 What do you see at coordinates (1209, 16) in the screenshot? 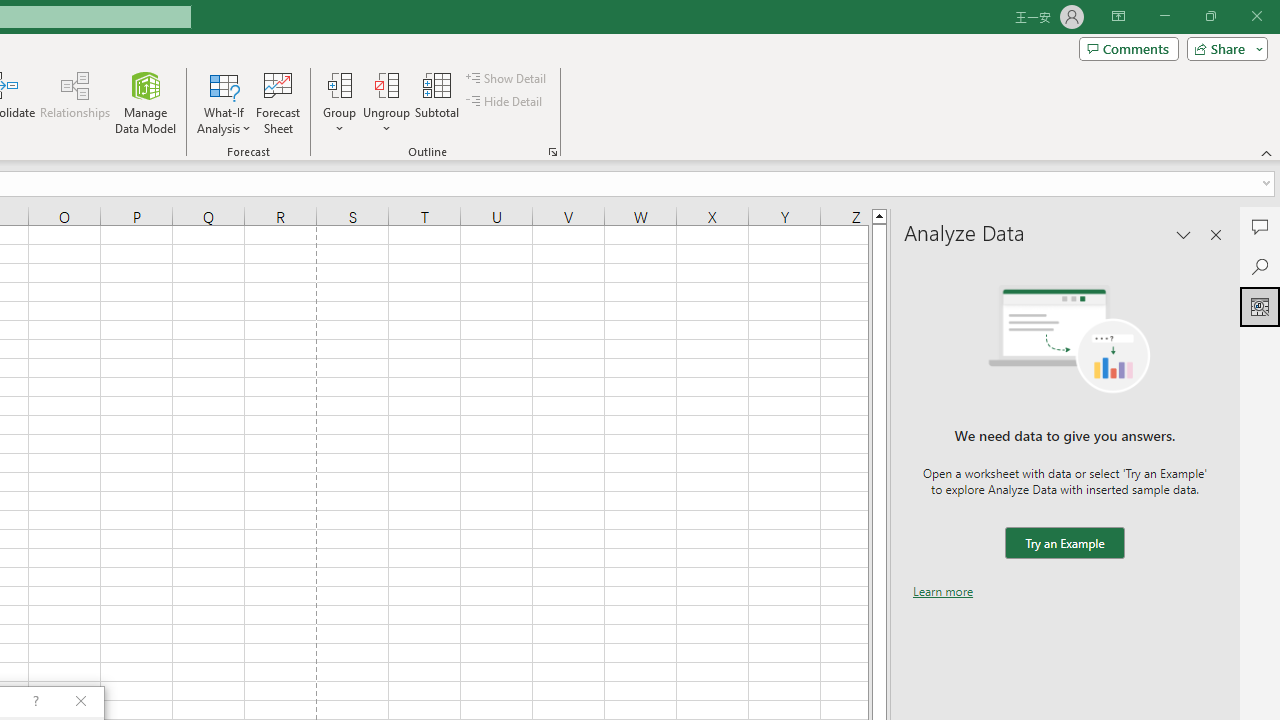
I see `'Restore Down'` at bounding box center [1209, 16].